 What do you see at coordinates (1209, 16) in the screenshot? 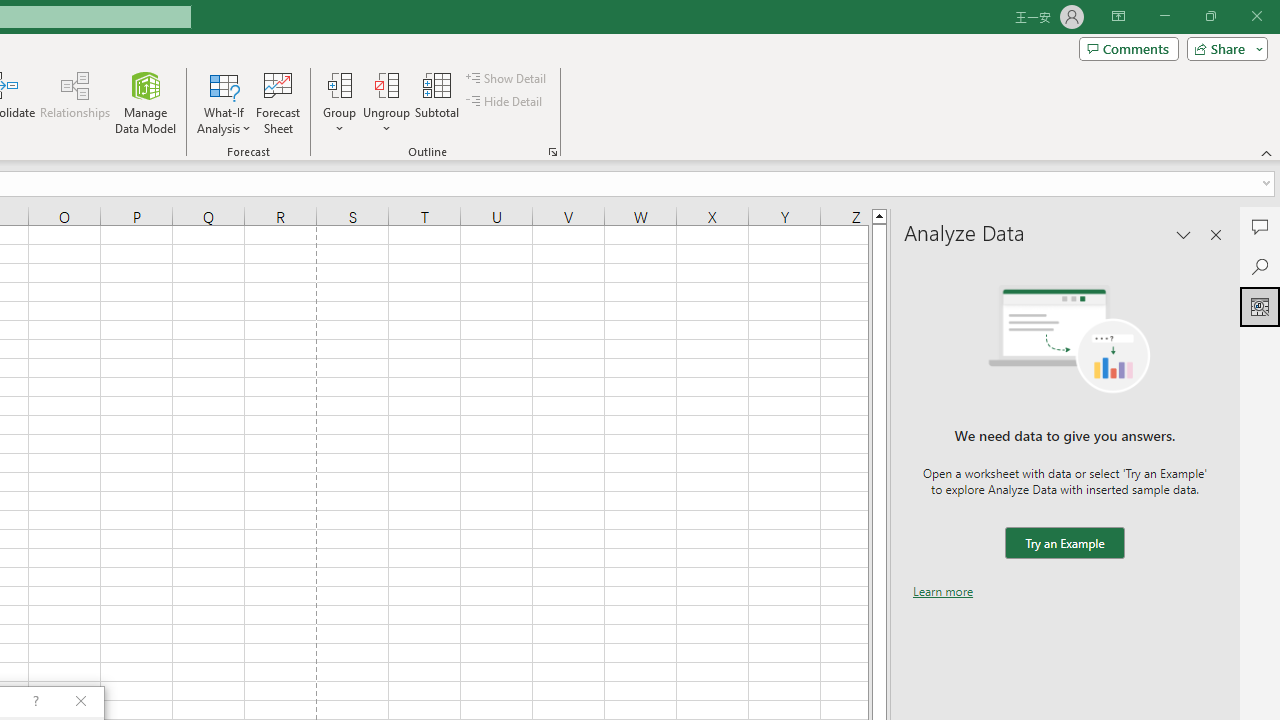
I see `'Restore Down'` at bounding box center [1209, 16].